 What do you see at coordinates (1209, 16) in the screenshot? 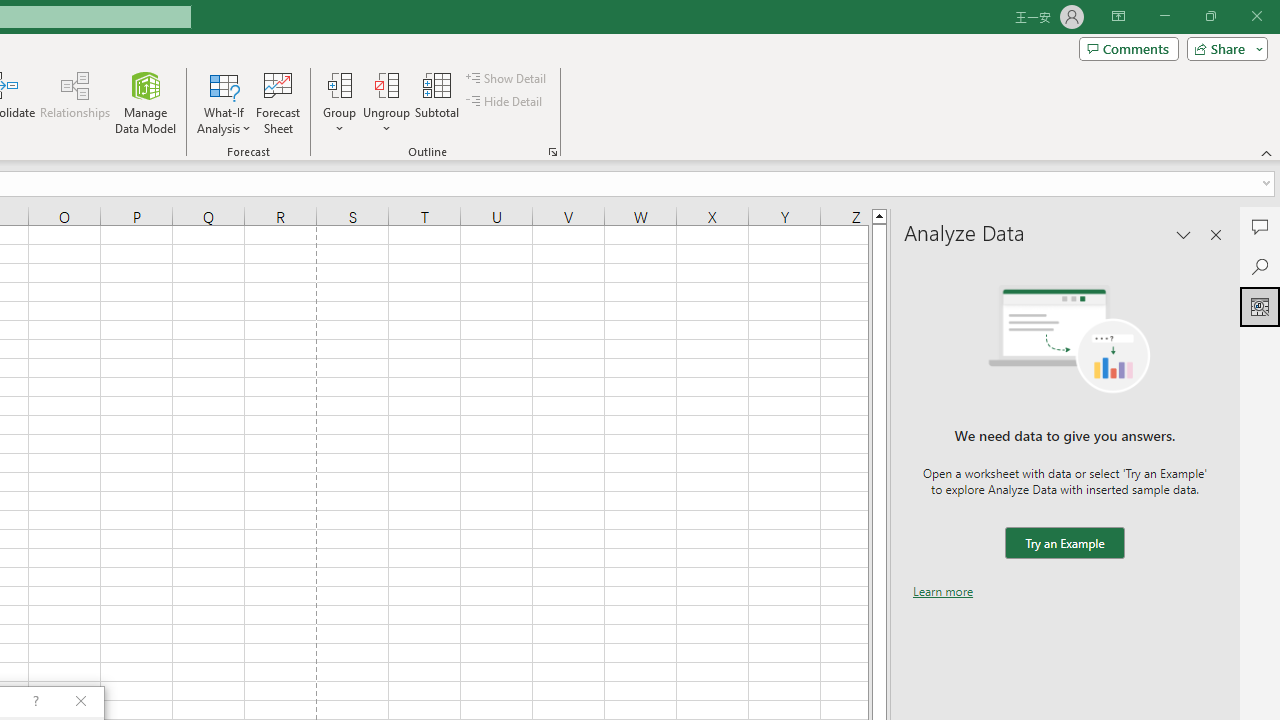
I see `'Restore Down'` at bounding box center [1209, 16].